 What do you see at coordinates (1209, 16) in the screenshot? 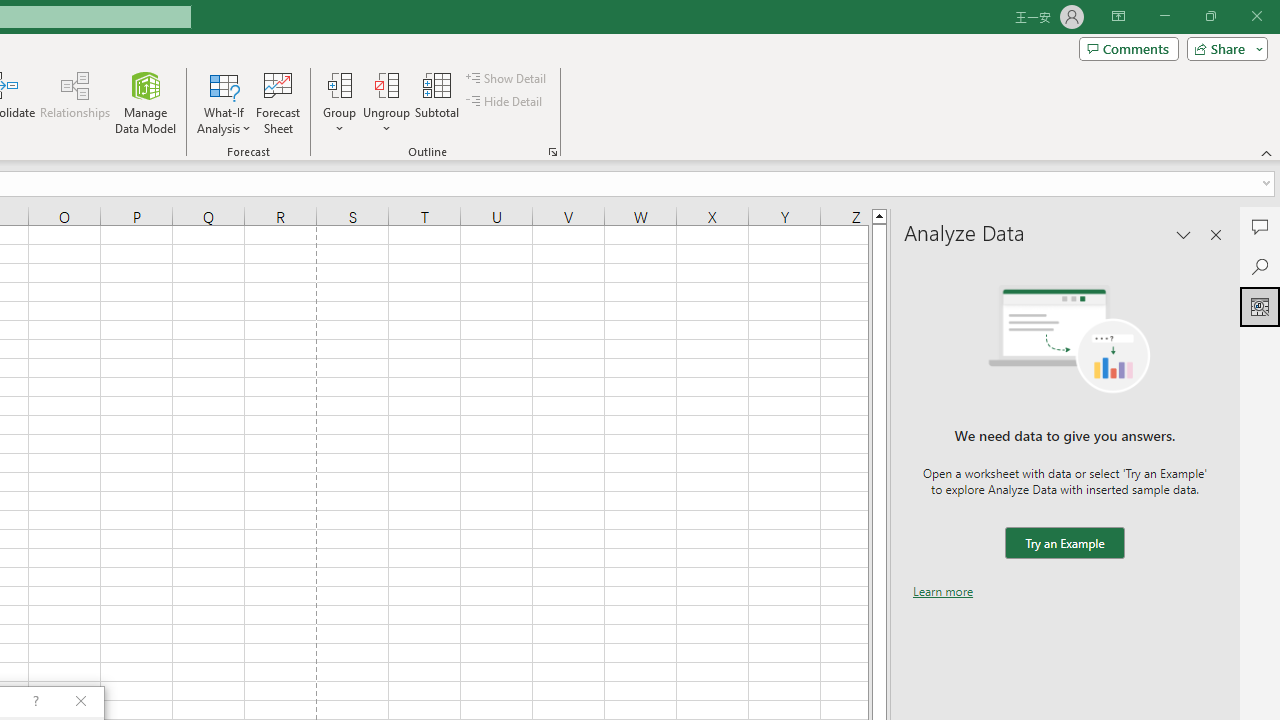
I see `'Restore Down'` at bounding box center [1209, 16].